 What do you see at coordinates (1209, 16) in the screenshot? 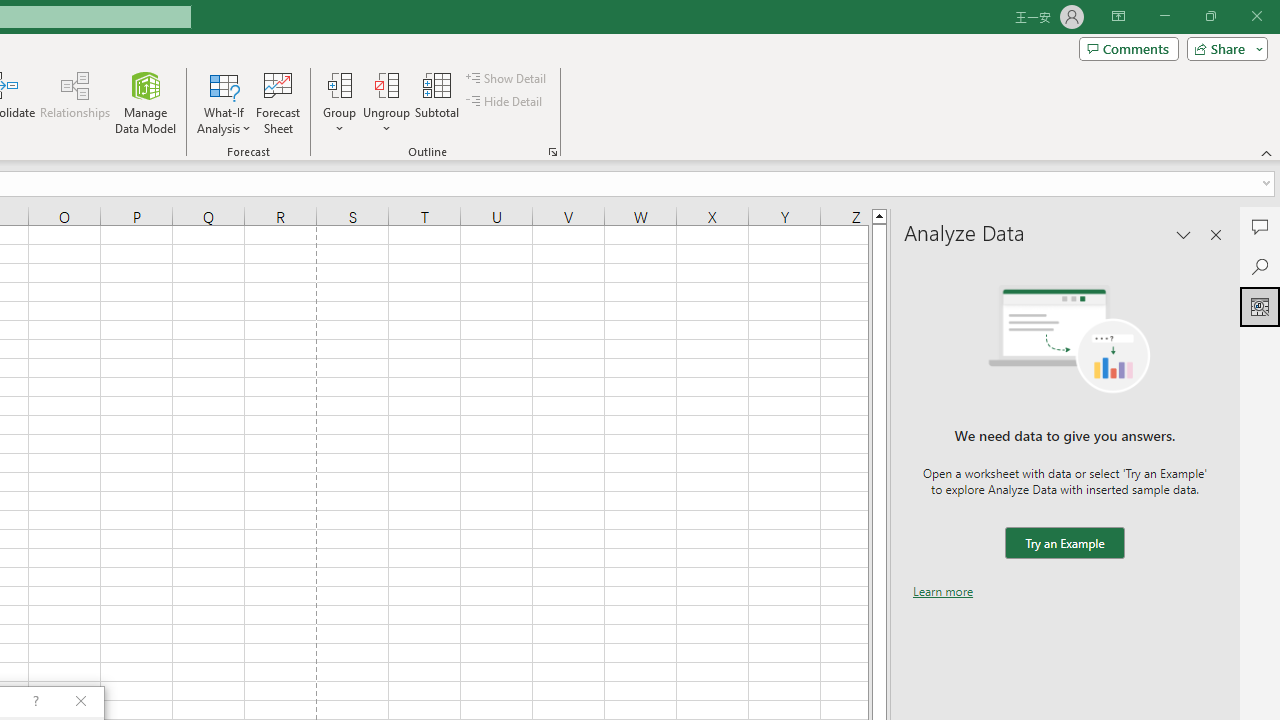
I see `'Restore Down'` at bounding box center [1209, 16].